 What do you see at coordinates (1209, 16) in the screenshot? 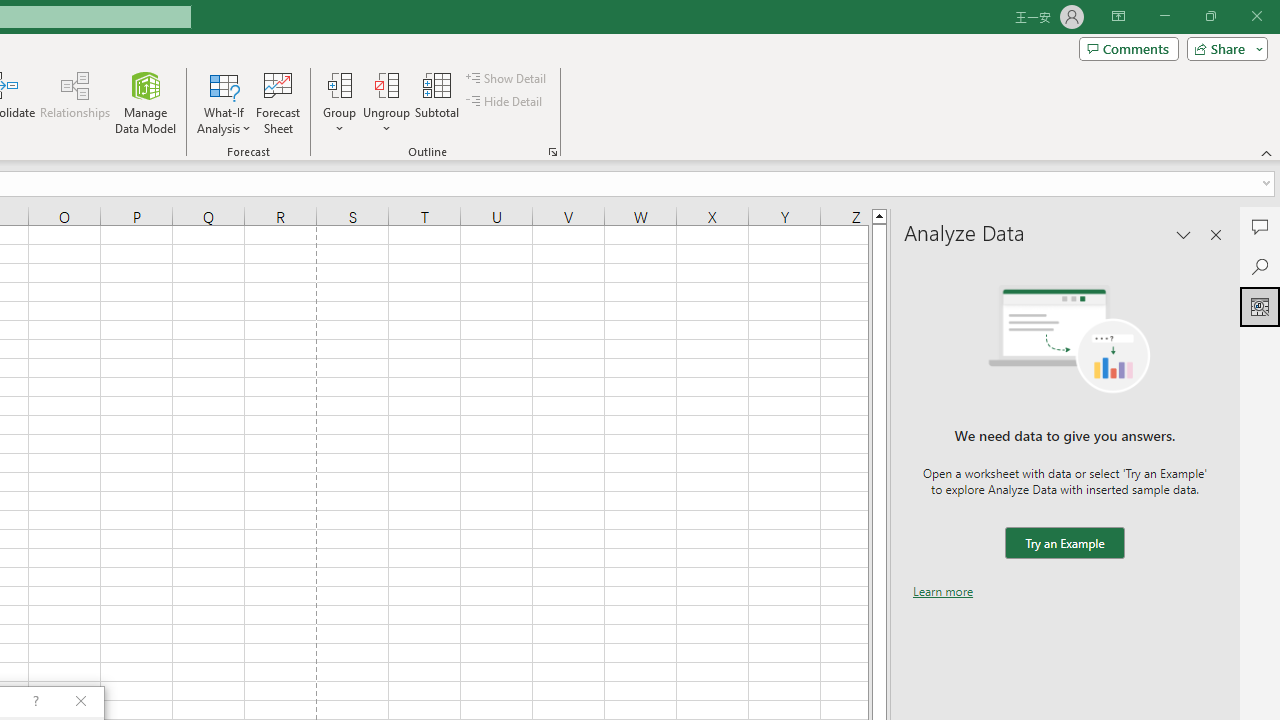
I see `'Restore Down'` at bounding box center [1209, 16].